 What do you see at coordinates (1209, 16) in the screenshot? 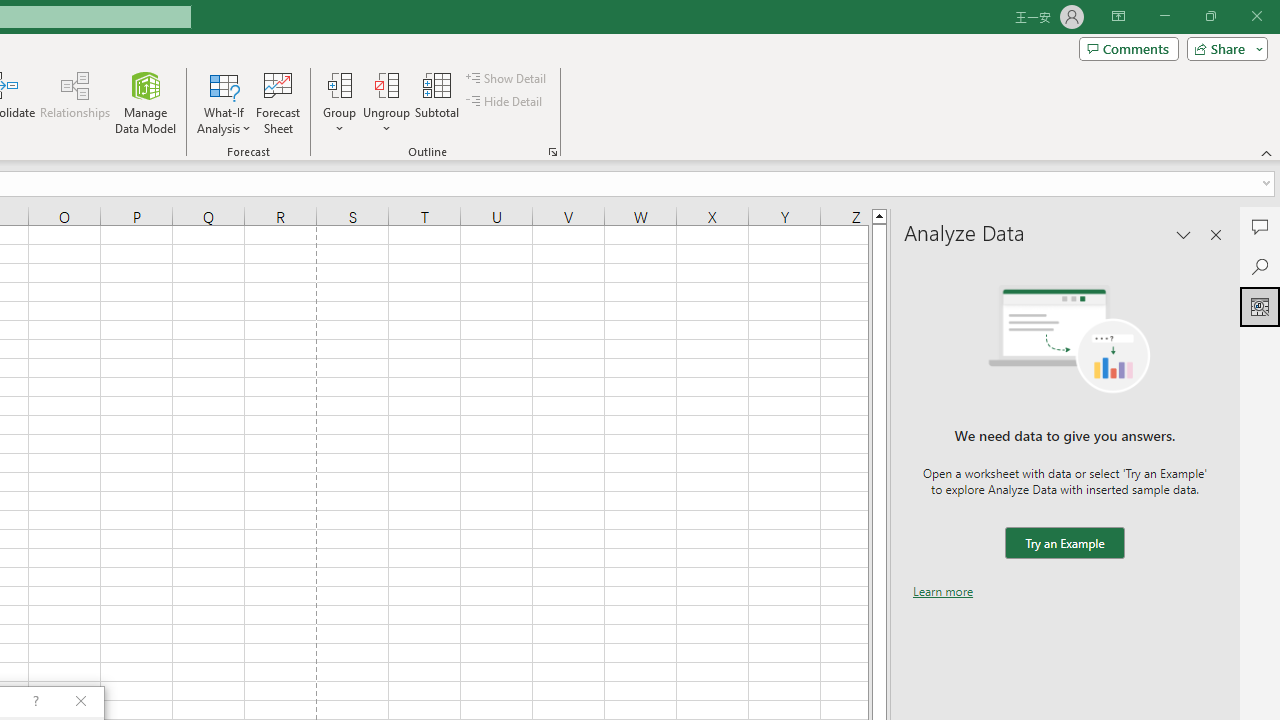
I see `'Restore Down'` at bounding box center [1209, 16].